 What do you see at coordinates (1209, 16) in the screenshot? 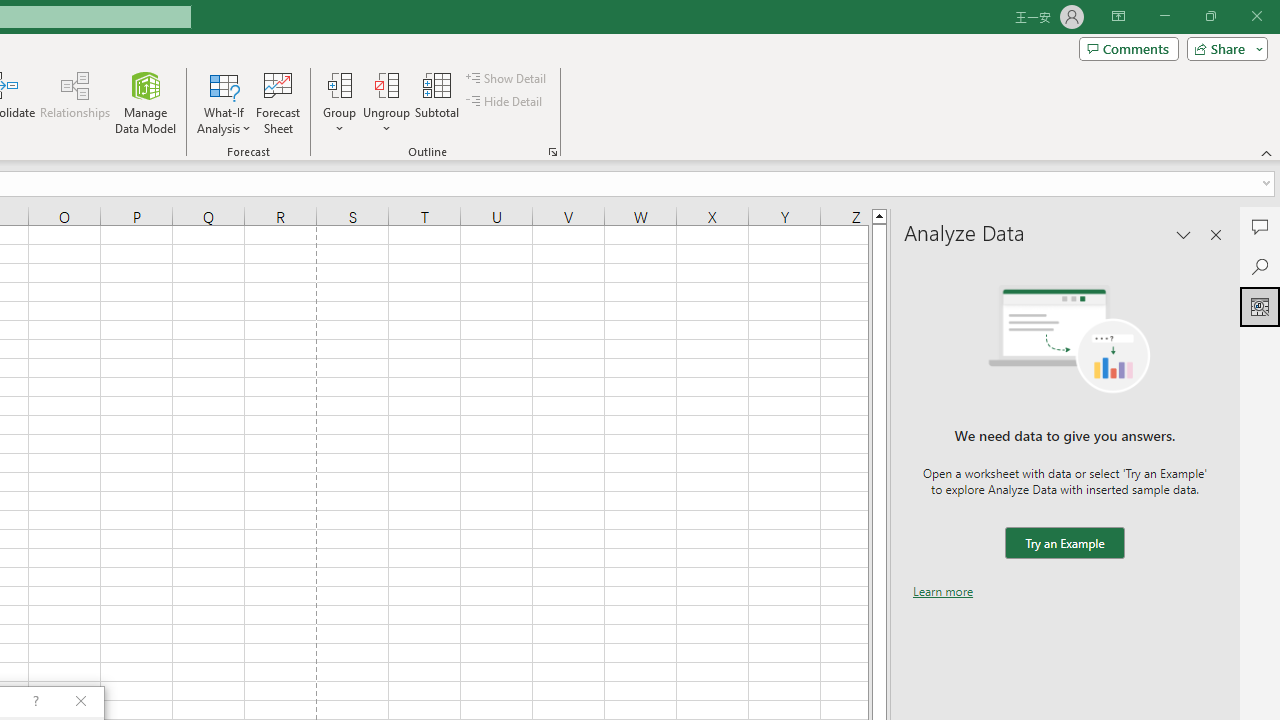
I see `'Restore Down'` at bounding box center [1209, 16].